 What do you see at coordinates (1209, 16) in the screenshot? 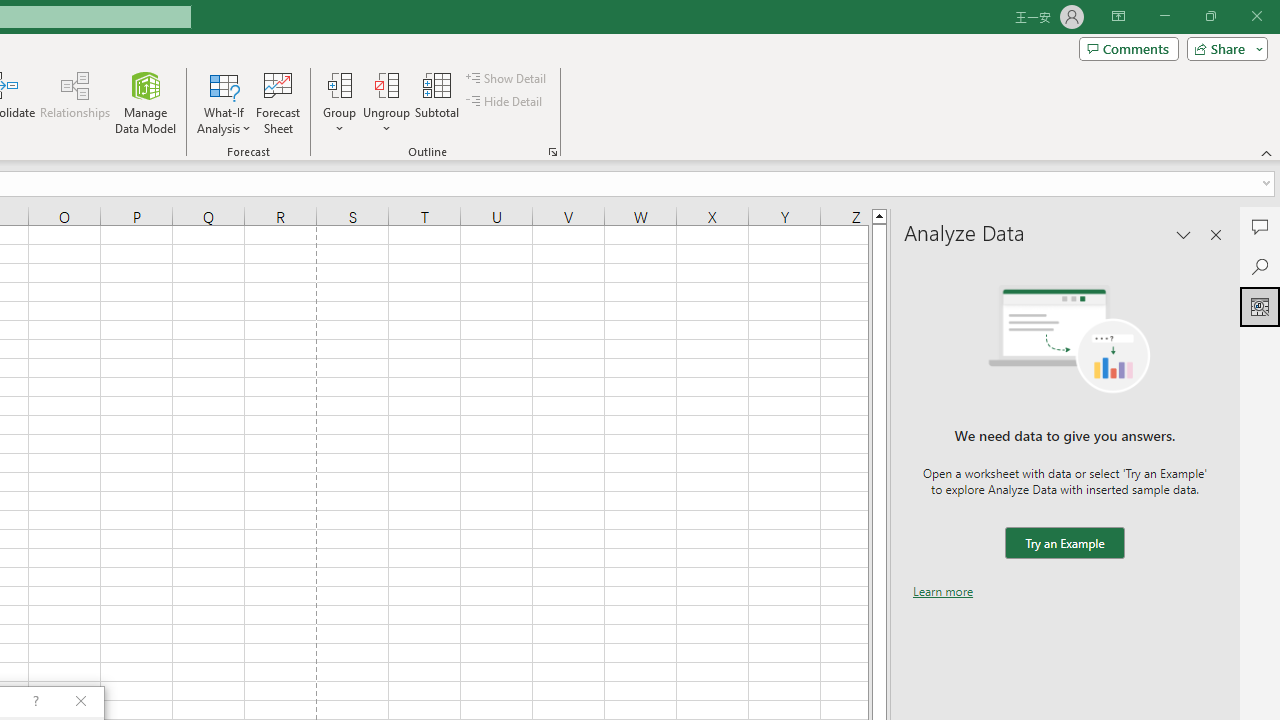
I see `'Restore Down'` at bounding box center [1209, 16].